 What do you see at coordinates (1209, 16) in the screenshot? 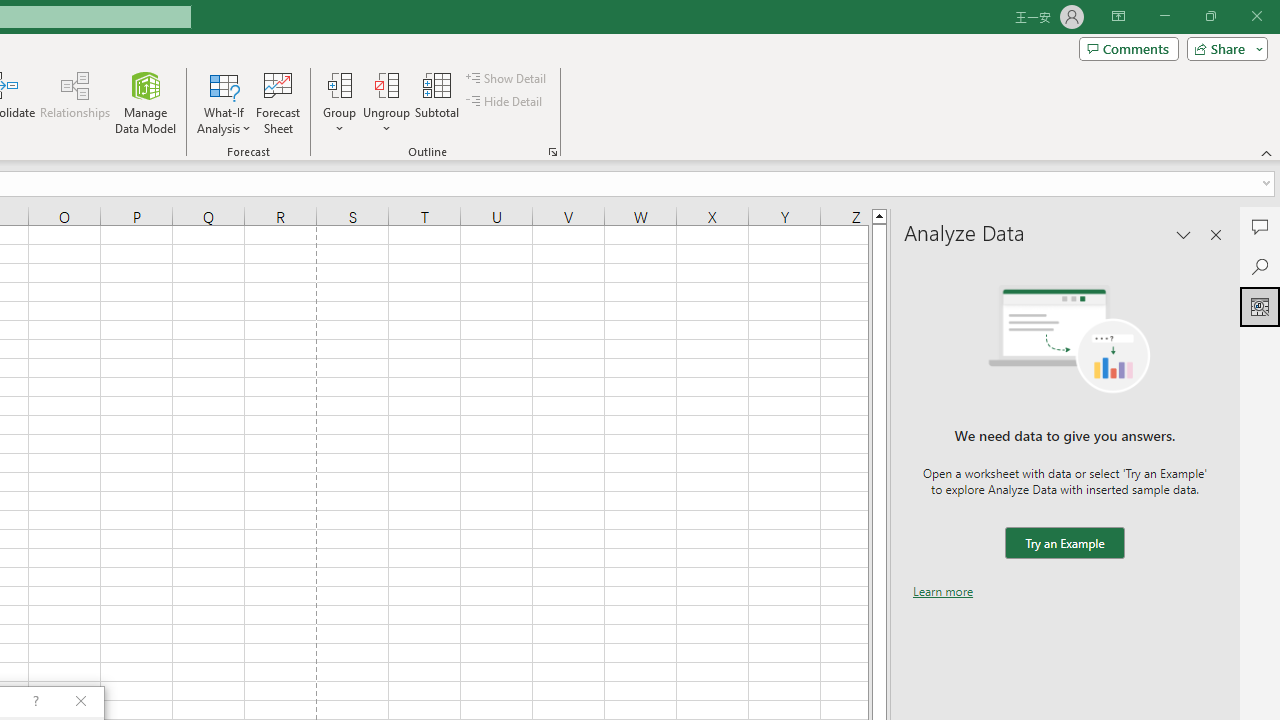
I see `'Restore Down'` at bounding box center [1209, 16].